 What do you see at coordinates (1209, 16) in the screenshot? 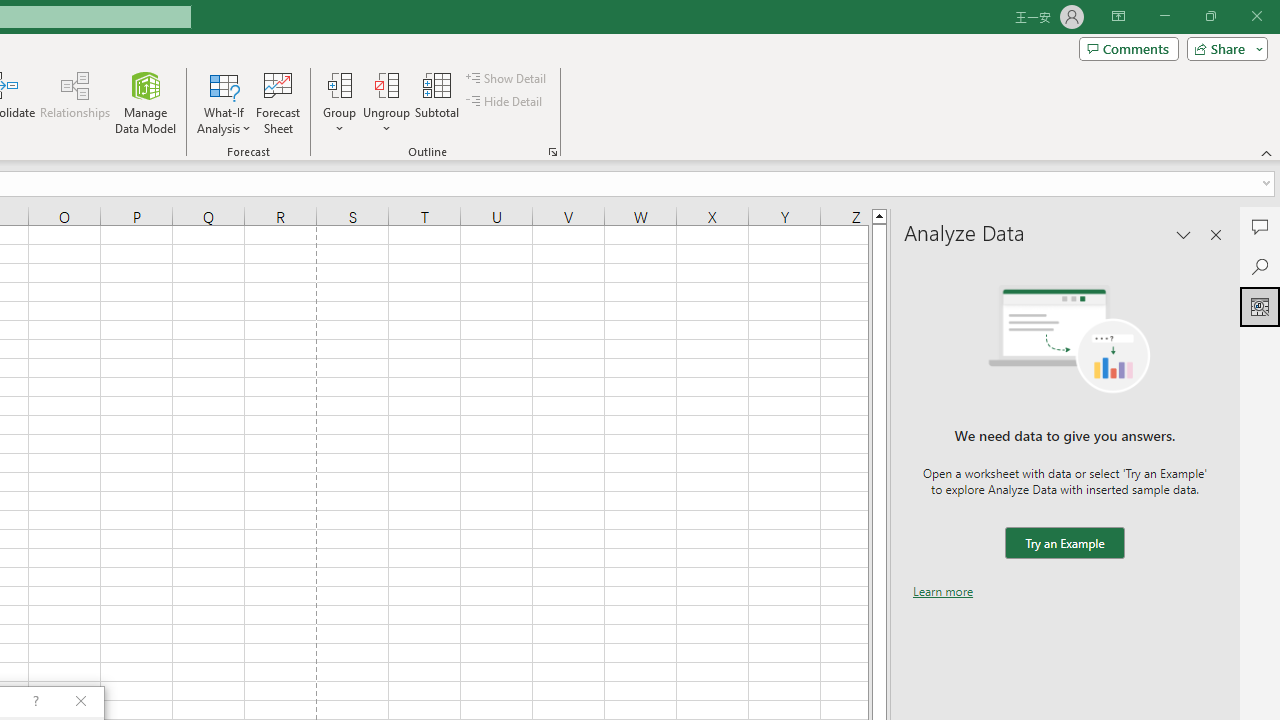
I see `'Restore Down'` at bounding box center [1209, 16].